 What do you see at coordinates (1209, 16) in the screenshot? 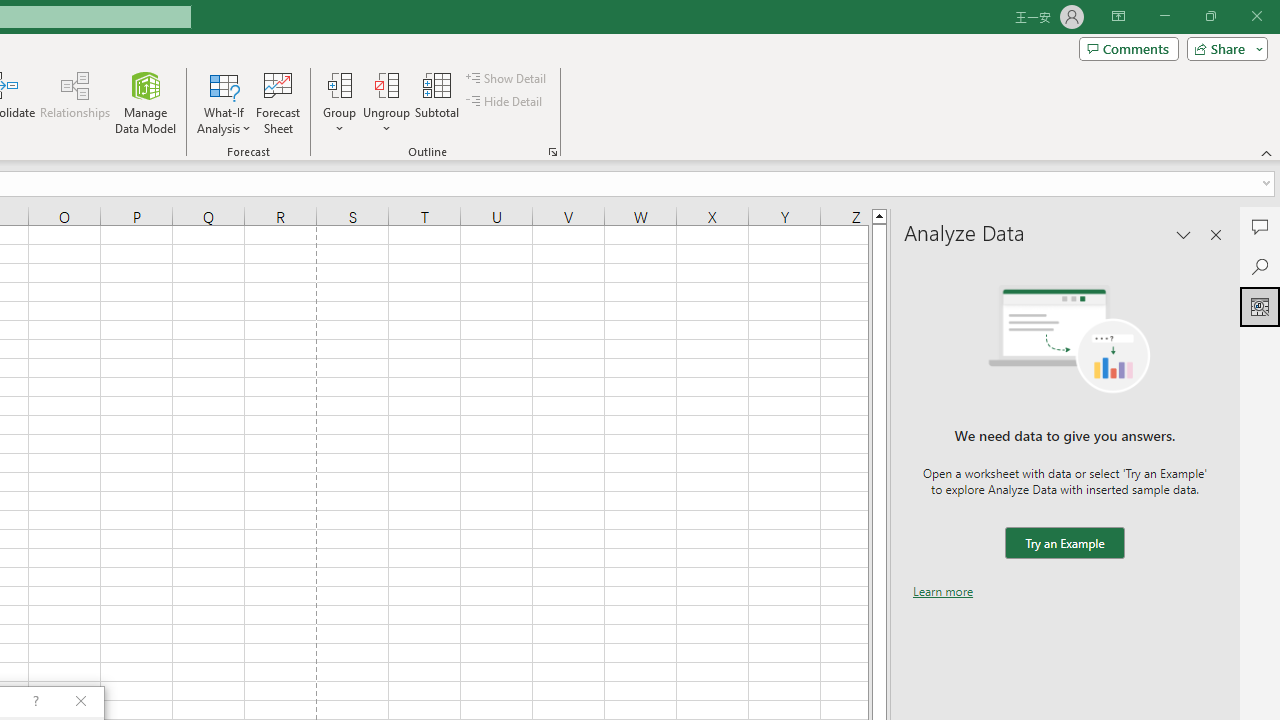
I see `'Restore Down'` at bounding box center [1209, 16].